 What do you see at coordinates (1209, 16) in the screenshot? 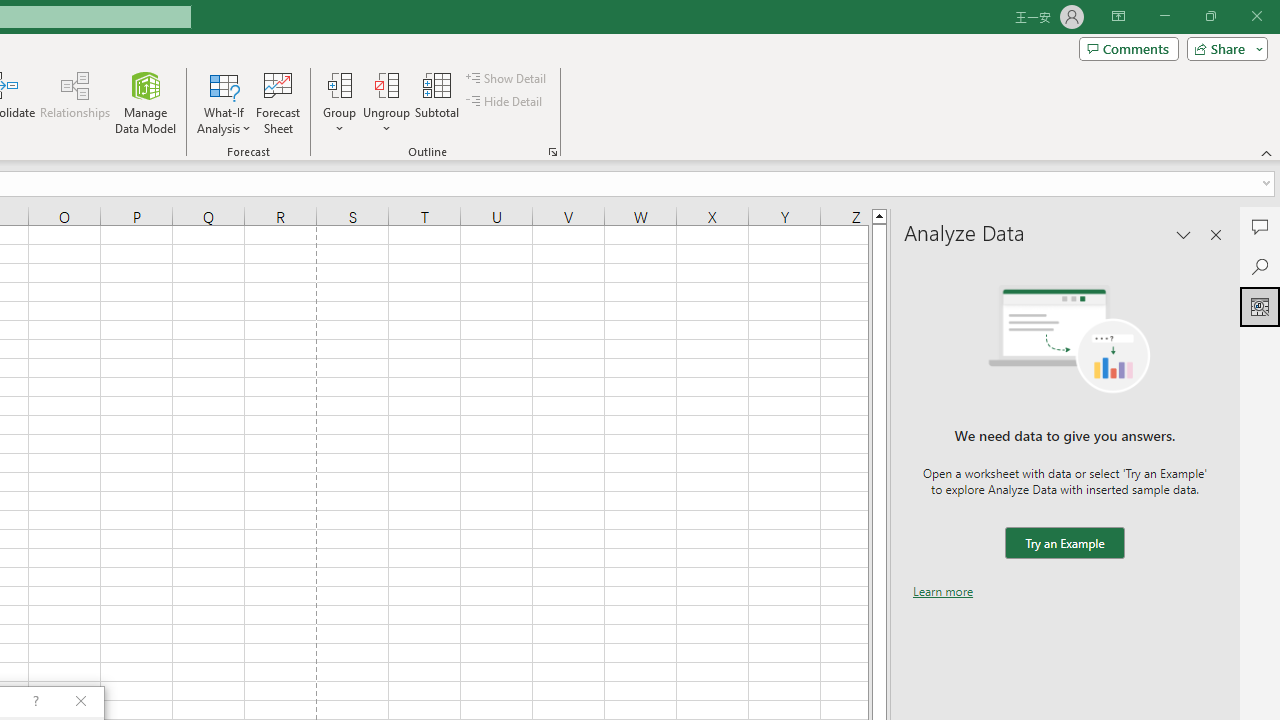
I see `'Restore Down'` at bounding box center [1209, 16].